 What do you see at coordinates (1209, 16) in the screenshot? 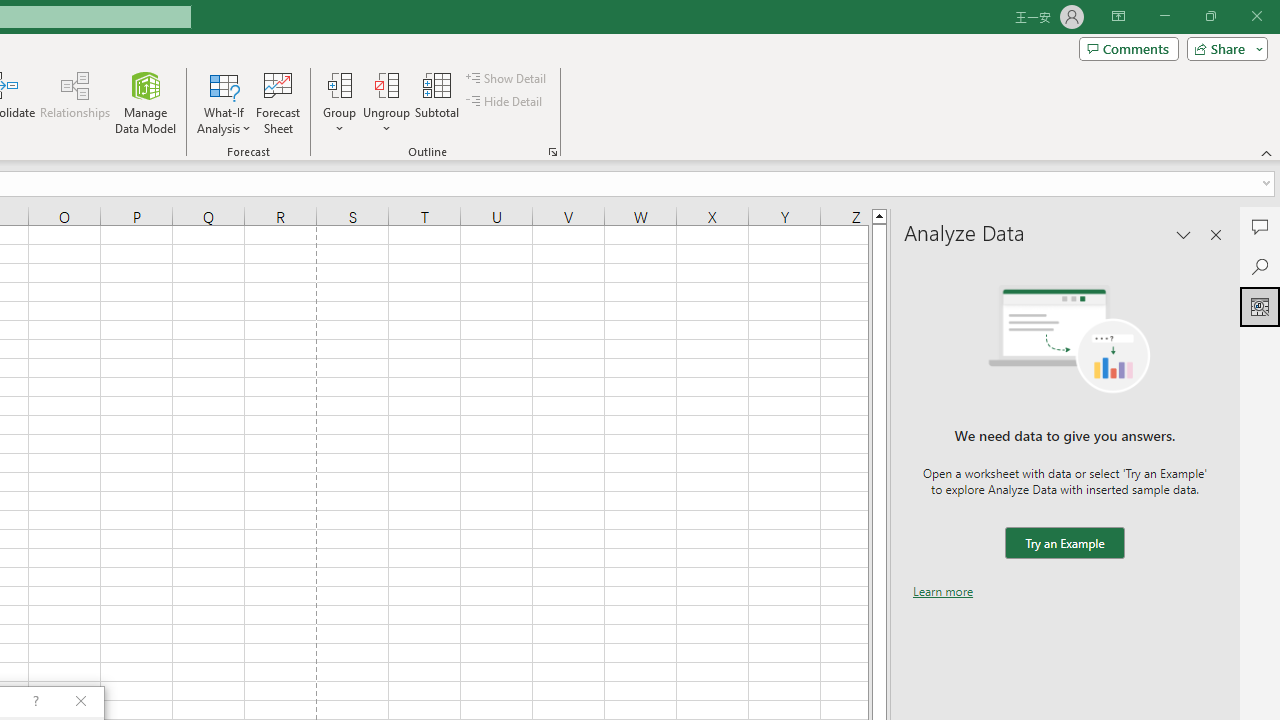
I see `'Restore Down'` at bounding box center [1209, 16].